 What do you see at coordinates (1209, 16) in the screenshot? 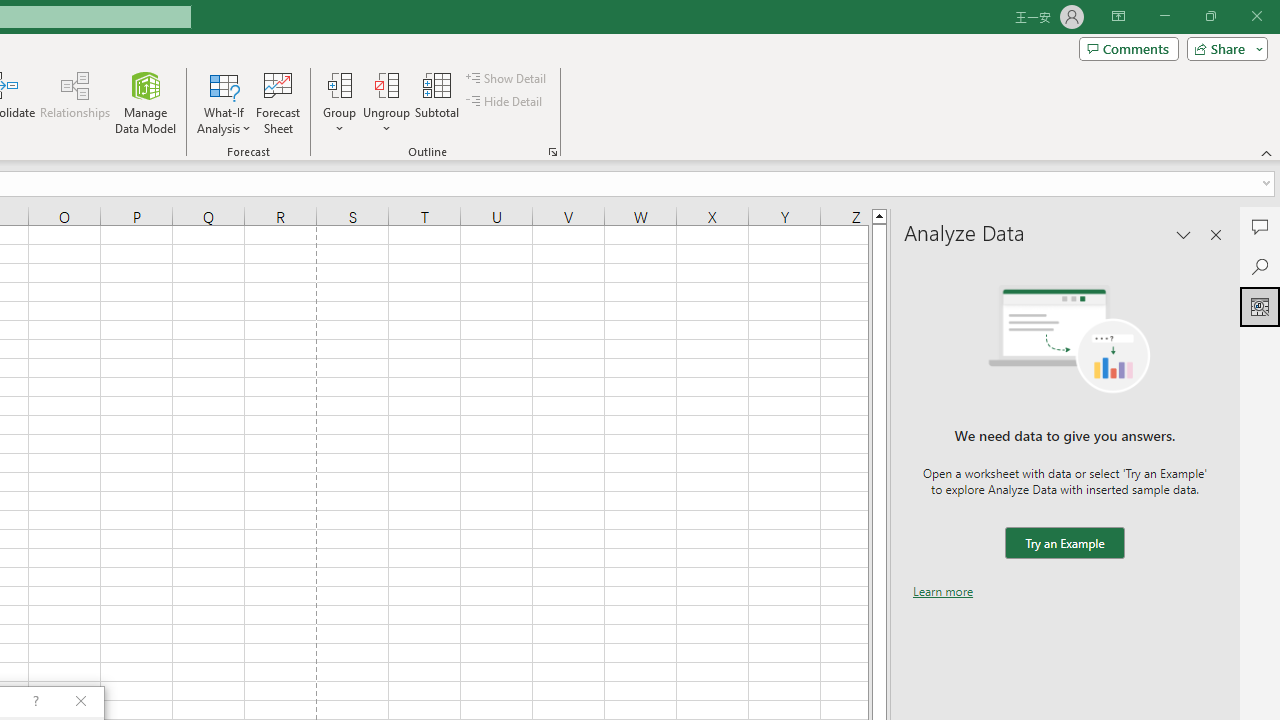
I see `'Restore Down'` at bounding box center [1209, 16].